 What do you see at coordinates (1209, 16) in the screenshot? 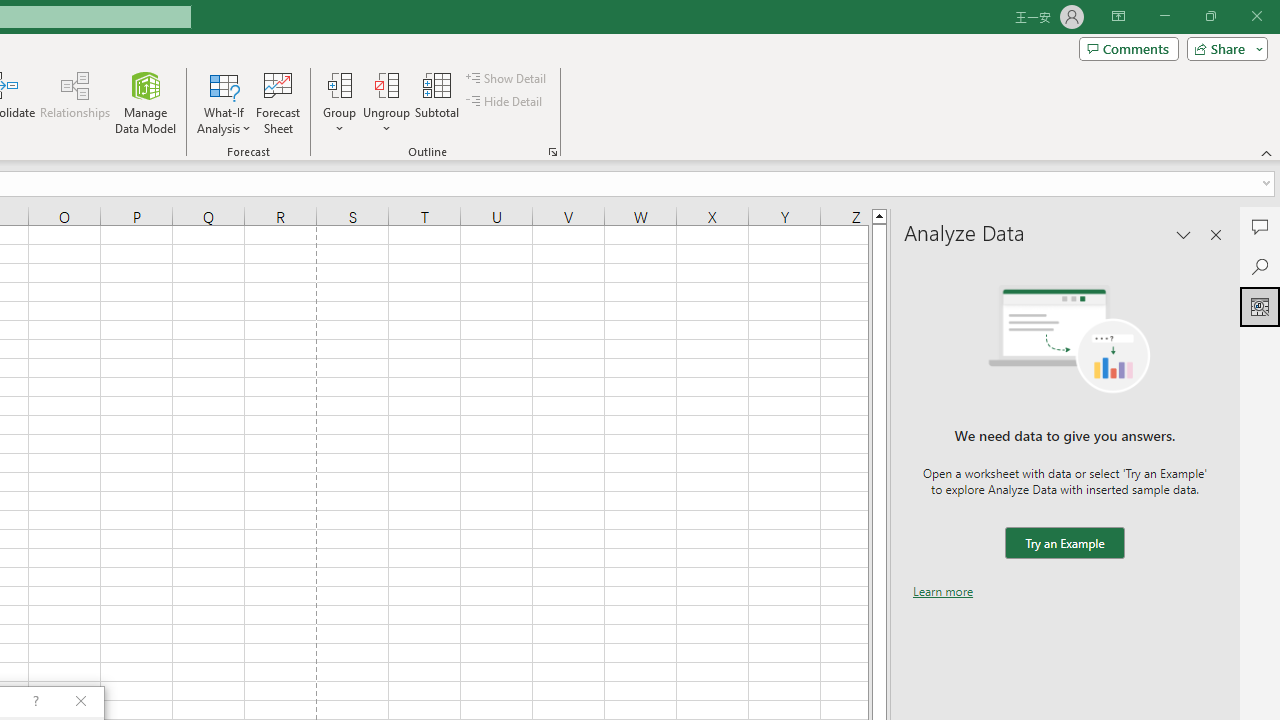
I see `'Restore Down'` at bounding box center [1209, 16].